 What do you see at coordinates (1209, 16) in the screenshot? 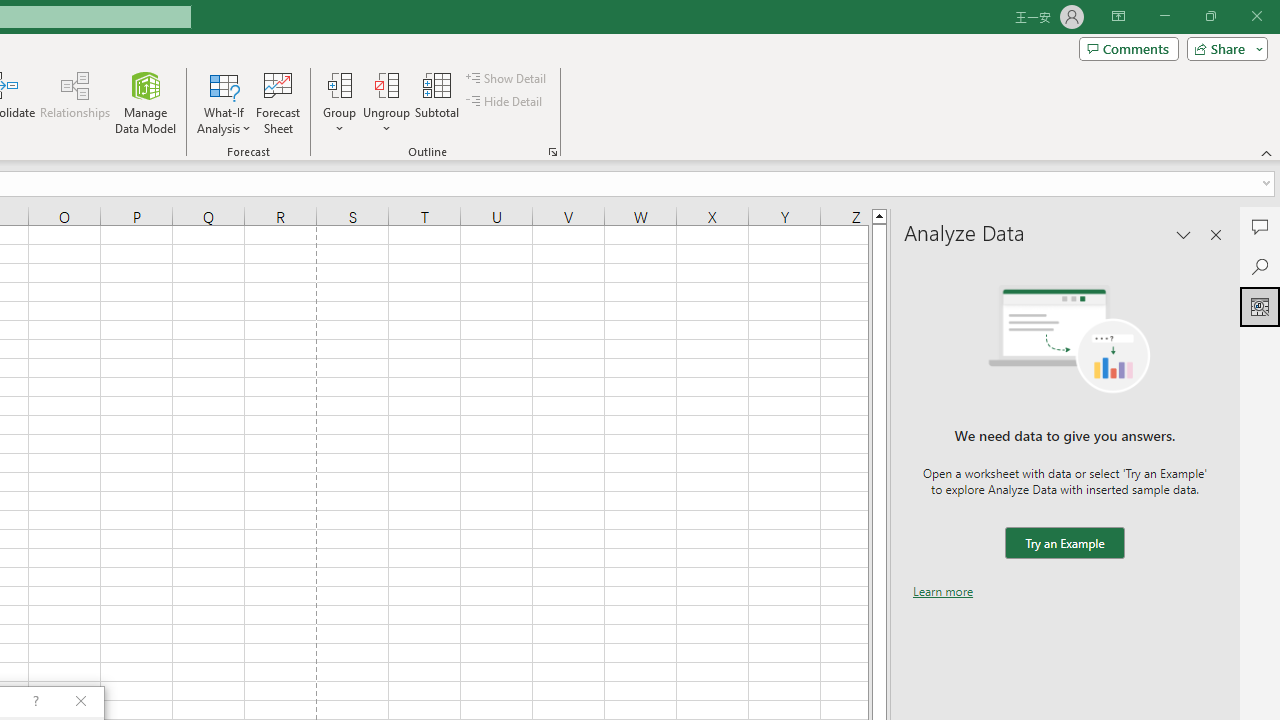
I see `'Restore Down'` at bounding box center [1209, 16].